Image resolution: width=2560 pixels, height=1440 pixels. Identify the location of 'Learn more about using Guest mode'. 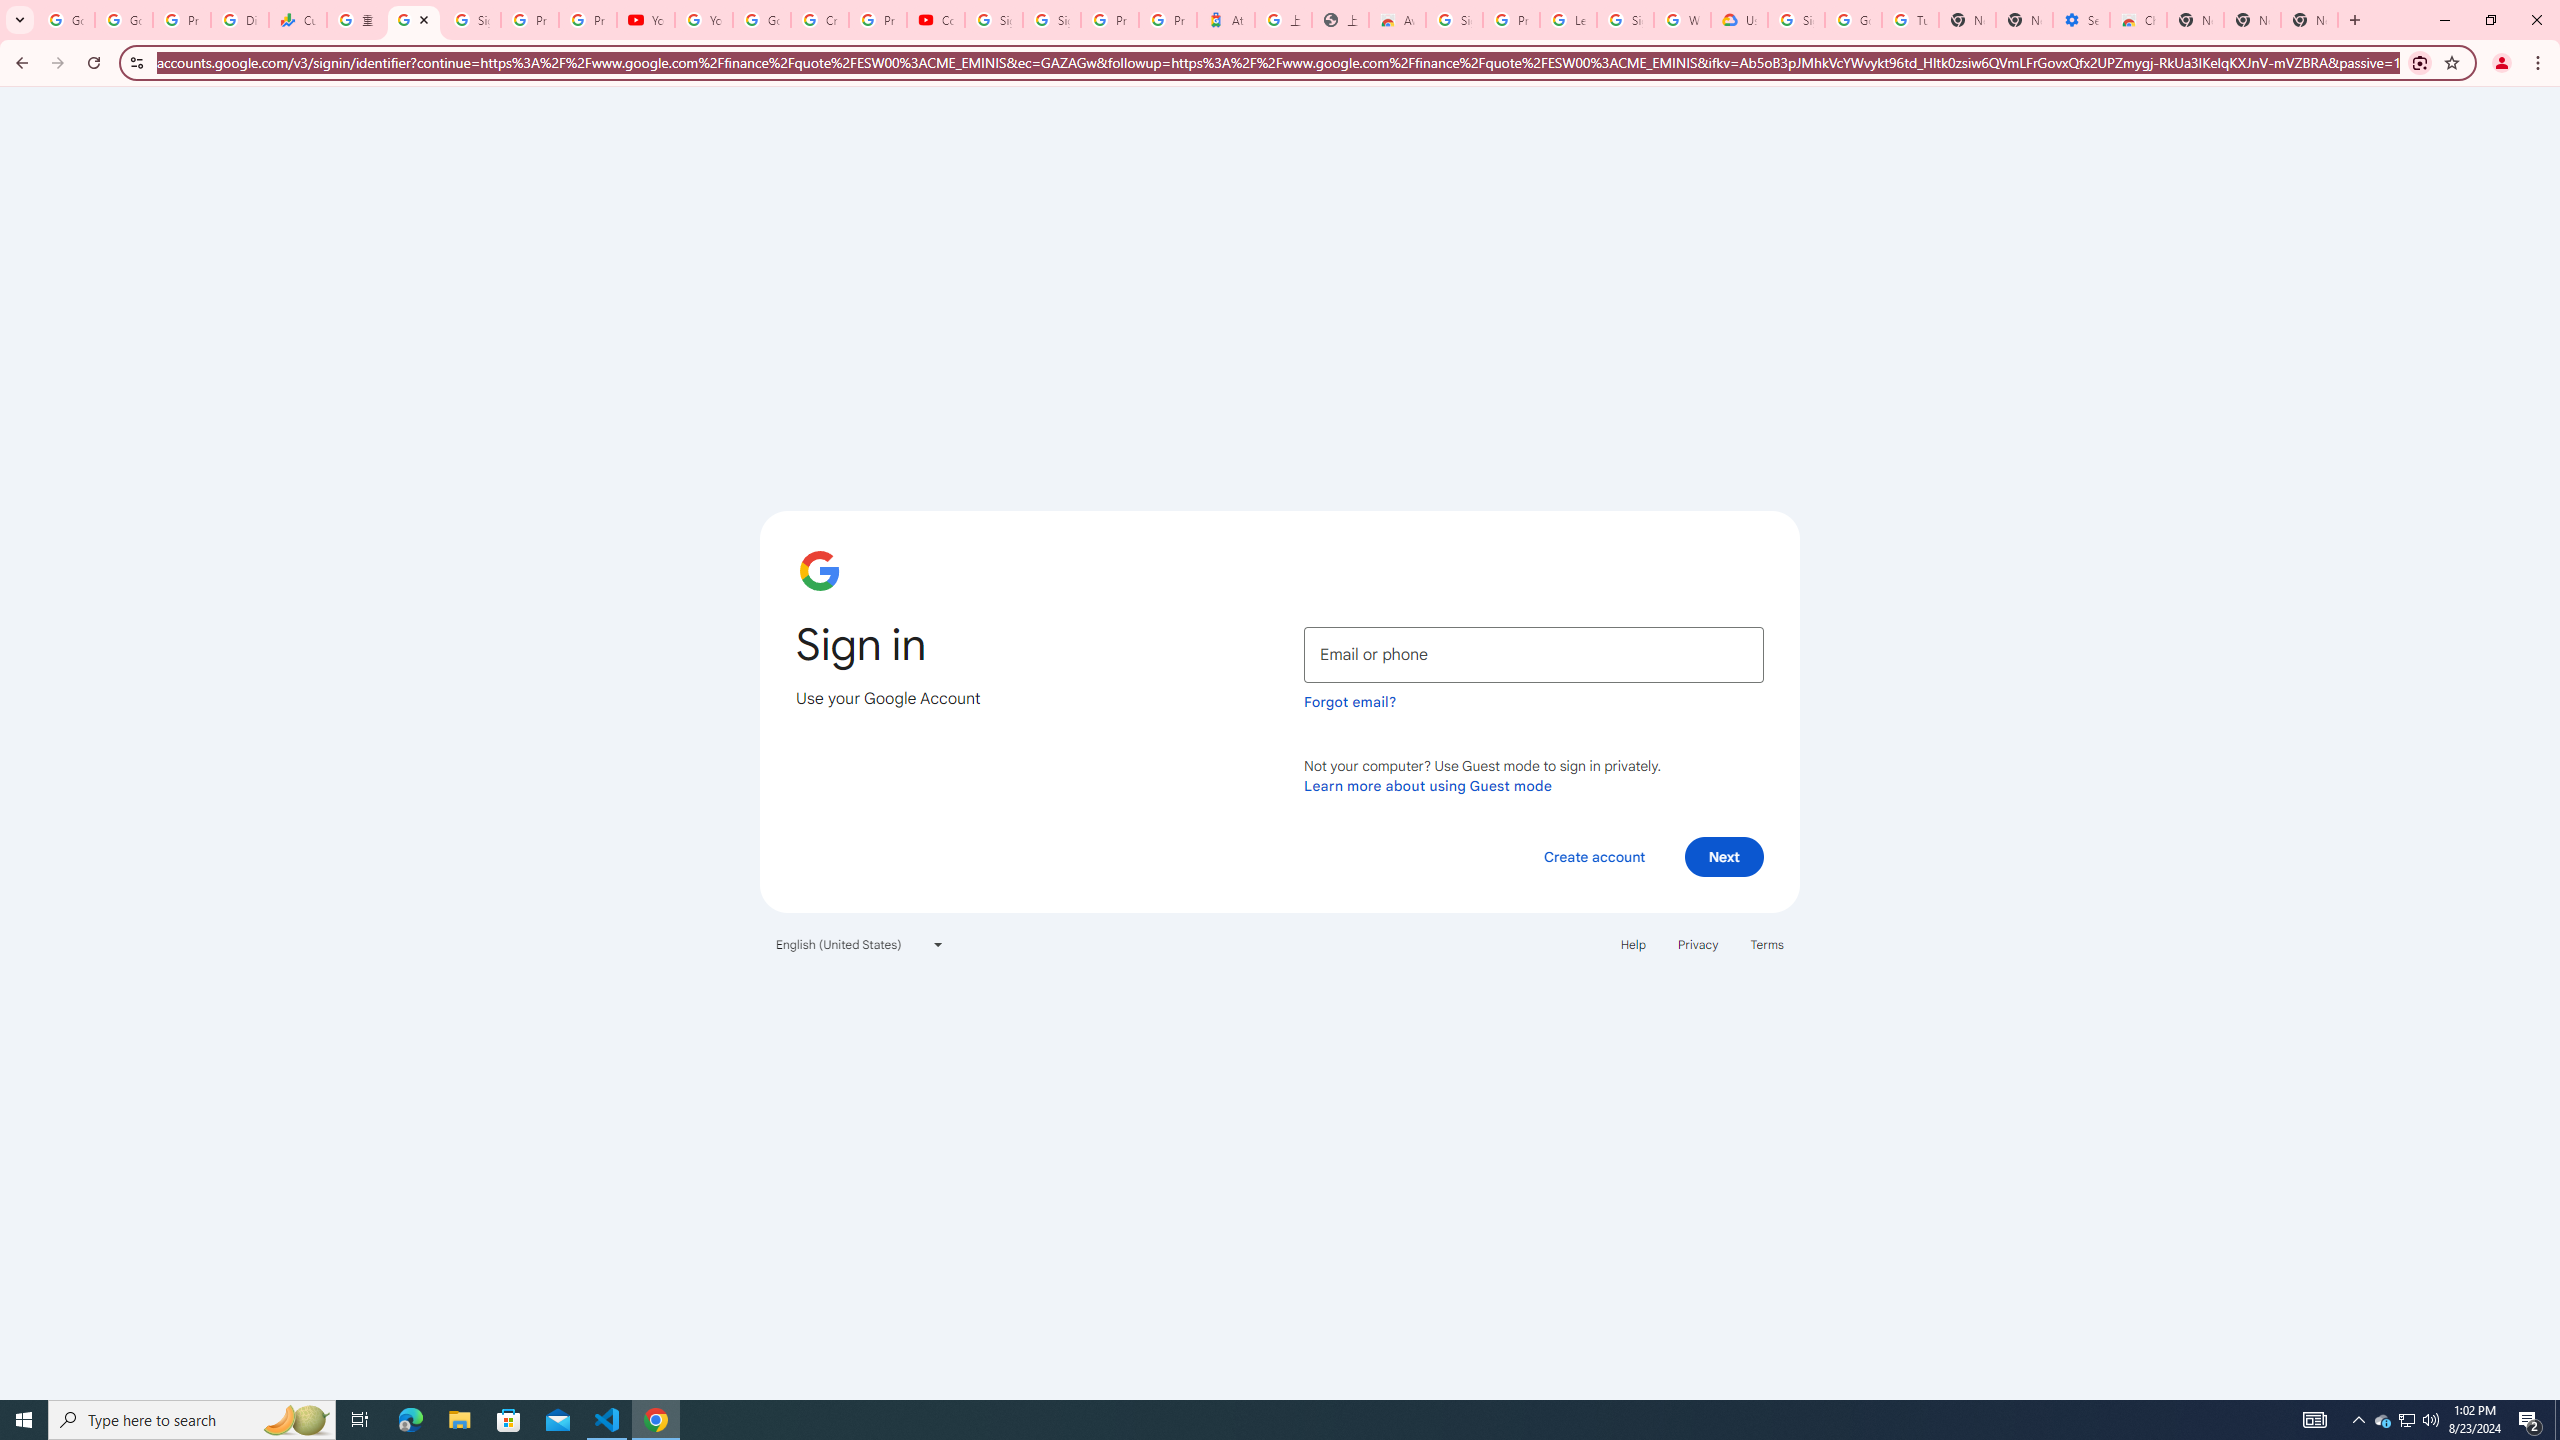
(1427, 785).